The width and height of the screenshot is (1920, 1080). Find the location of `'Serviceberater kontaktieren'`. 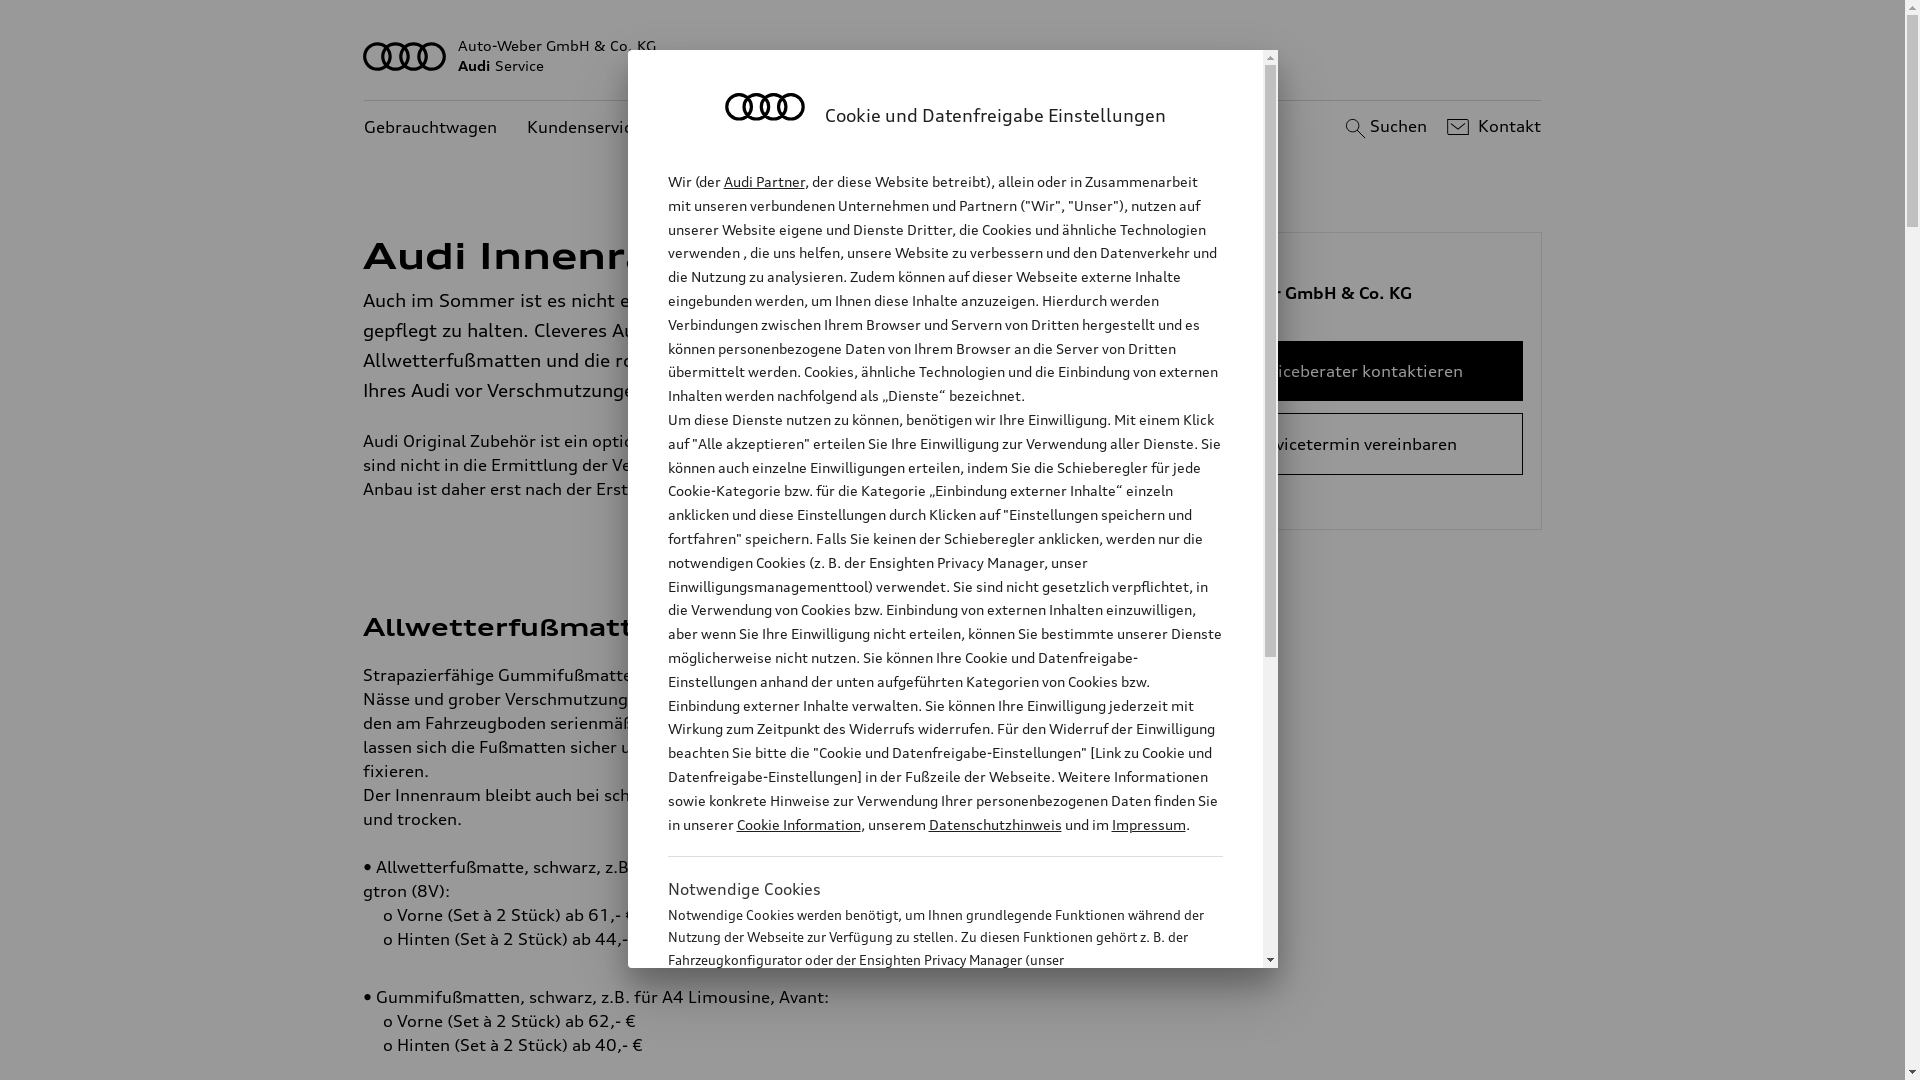

'Serviceberater kontaktieren' is located at coordinates (1353, 370).